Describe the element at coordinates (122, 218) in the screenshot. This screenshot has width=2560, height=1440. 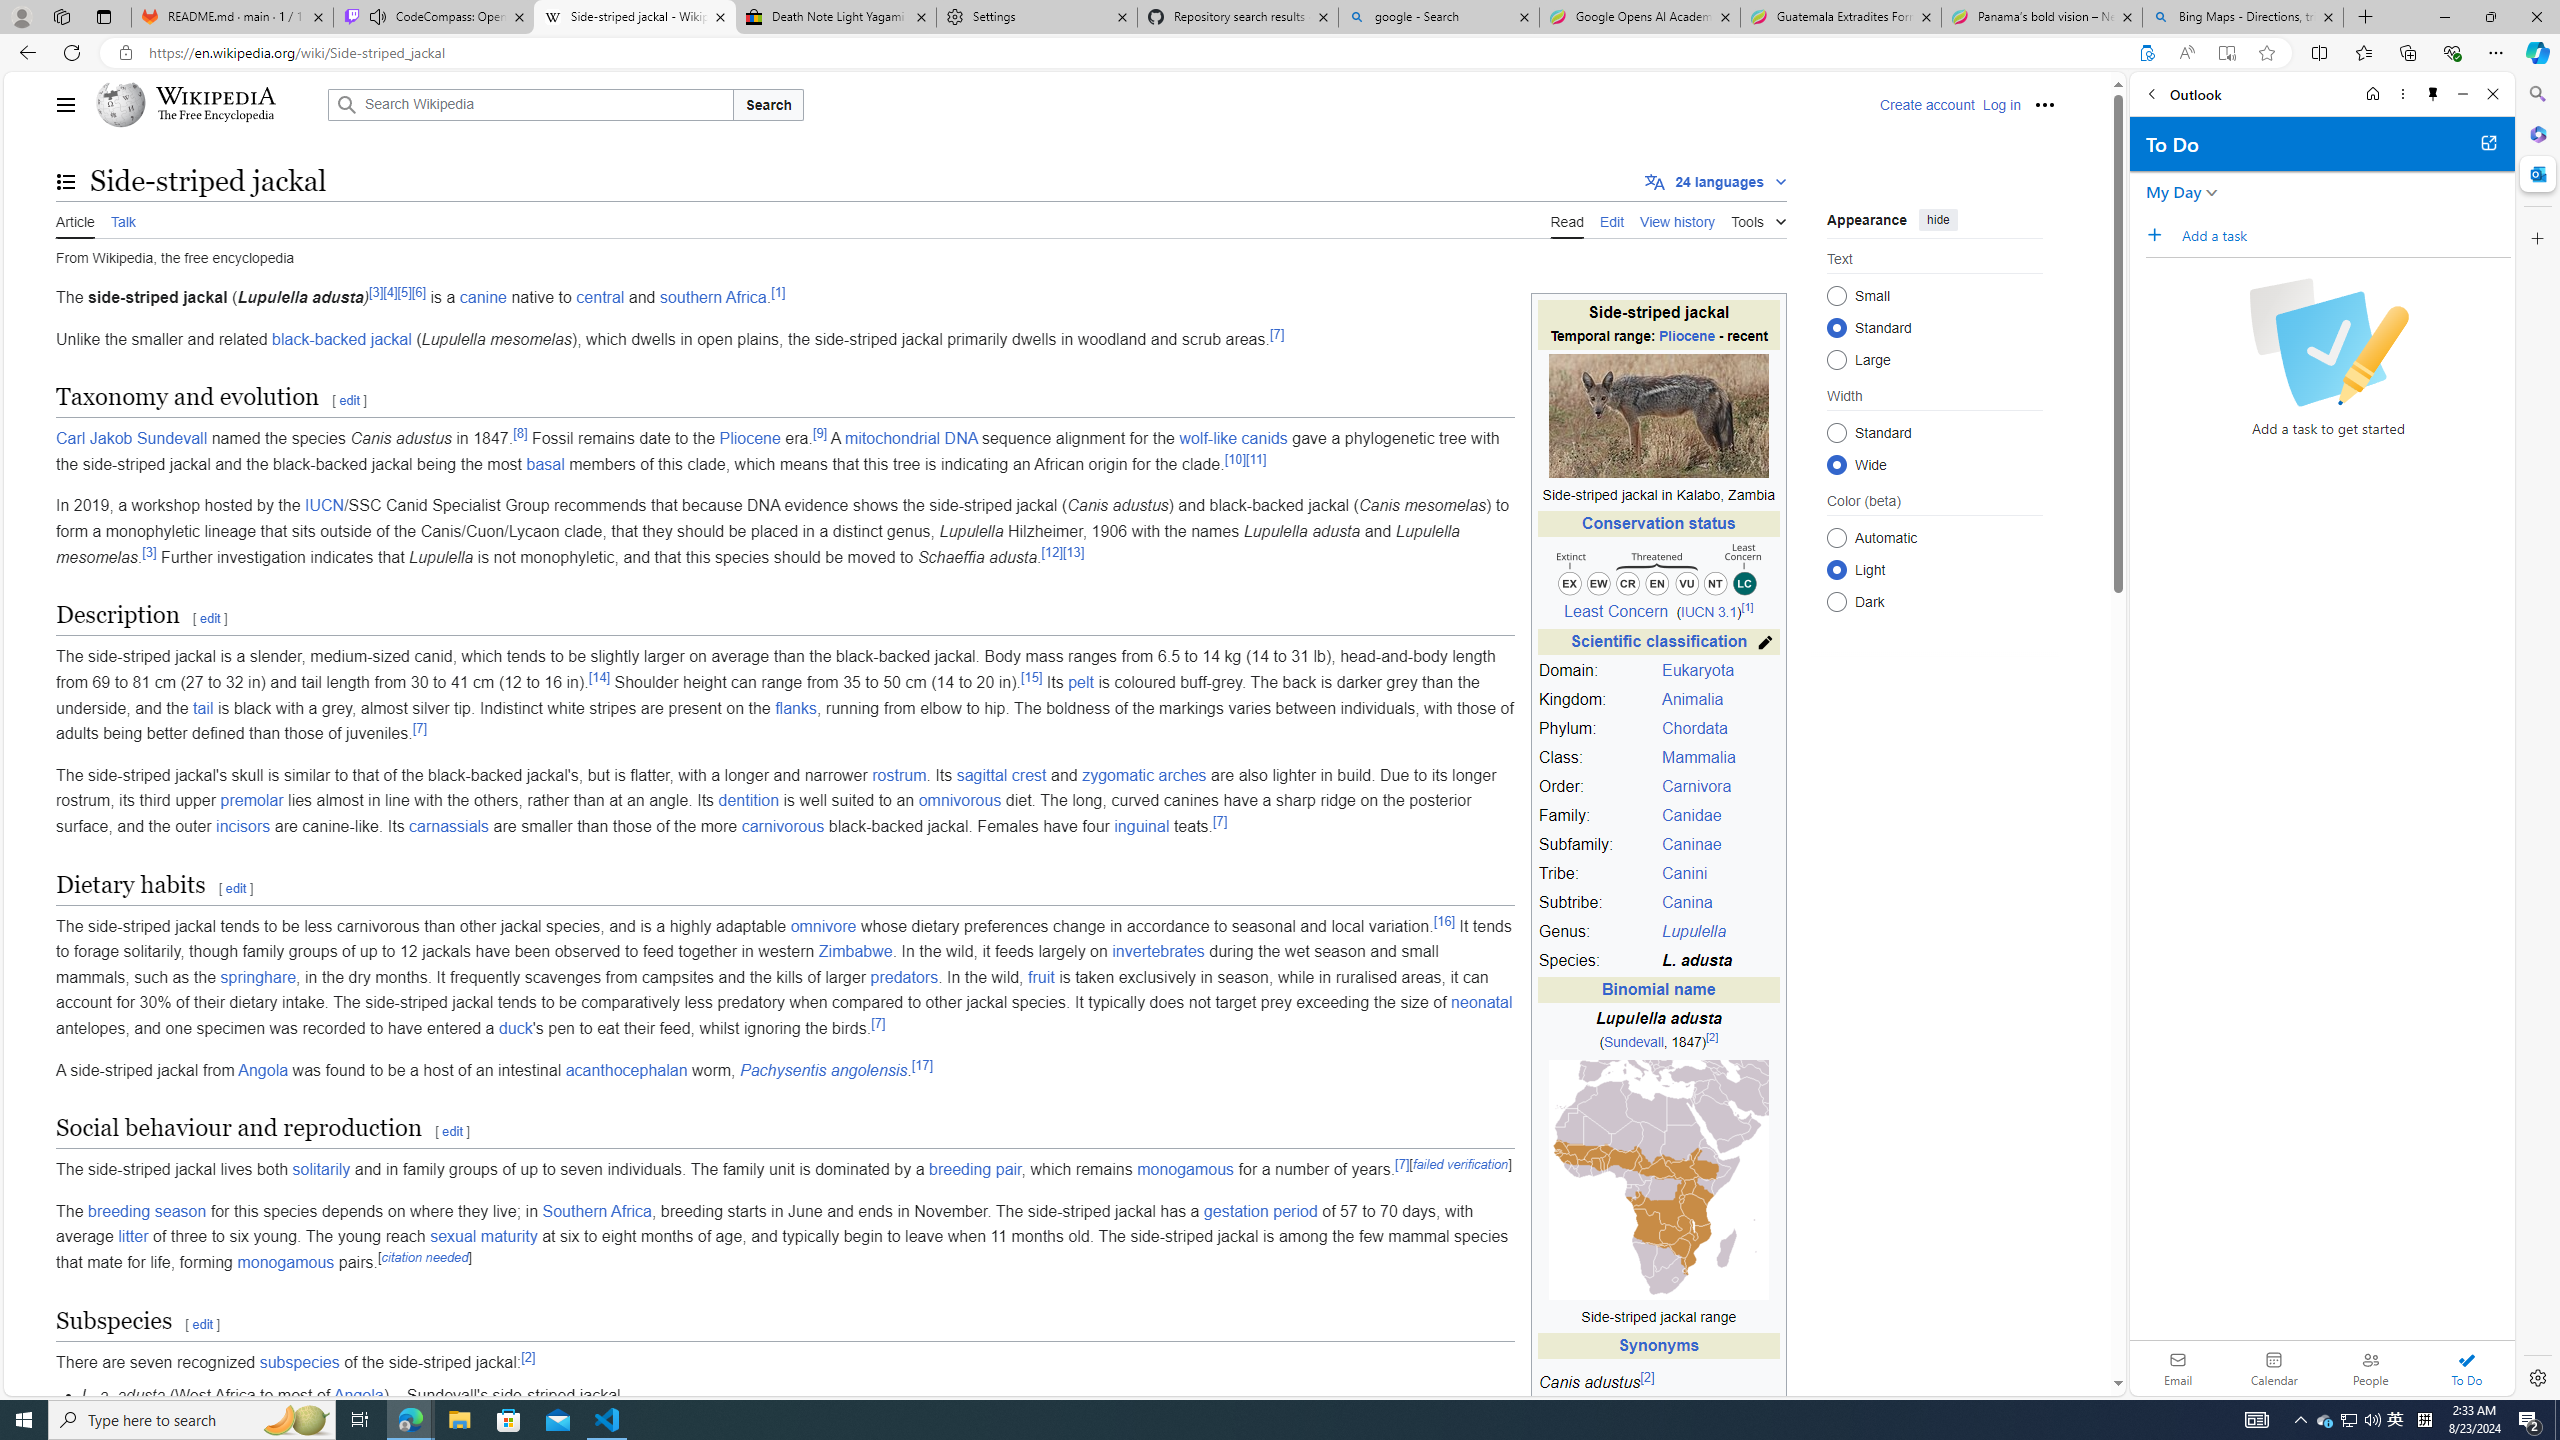
I see `'Talk'` at that location.